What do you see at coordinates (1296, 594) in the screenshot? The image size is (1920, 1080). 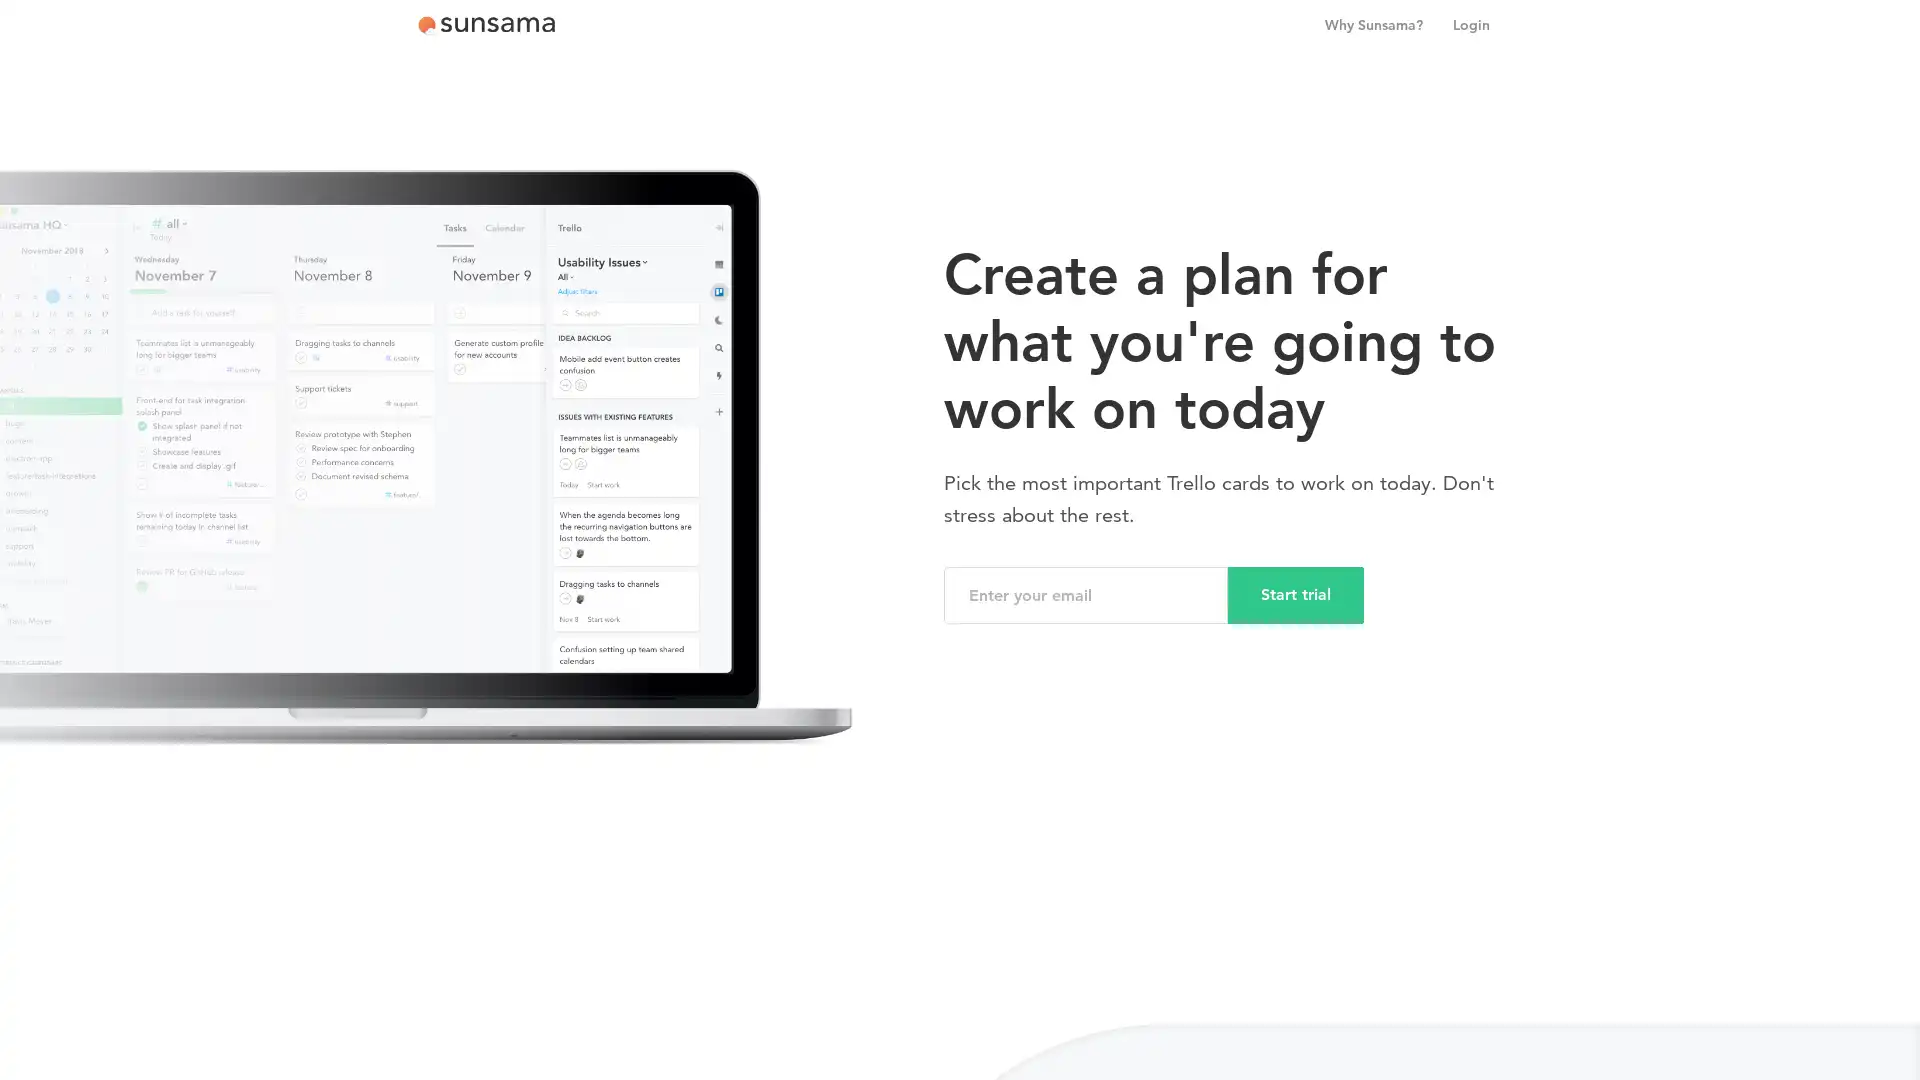 I see `Start trial` at bounding box center [1296, 594].